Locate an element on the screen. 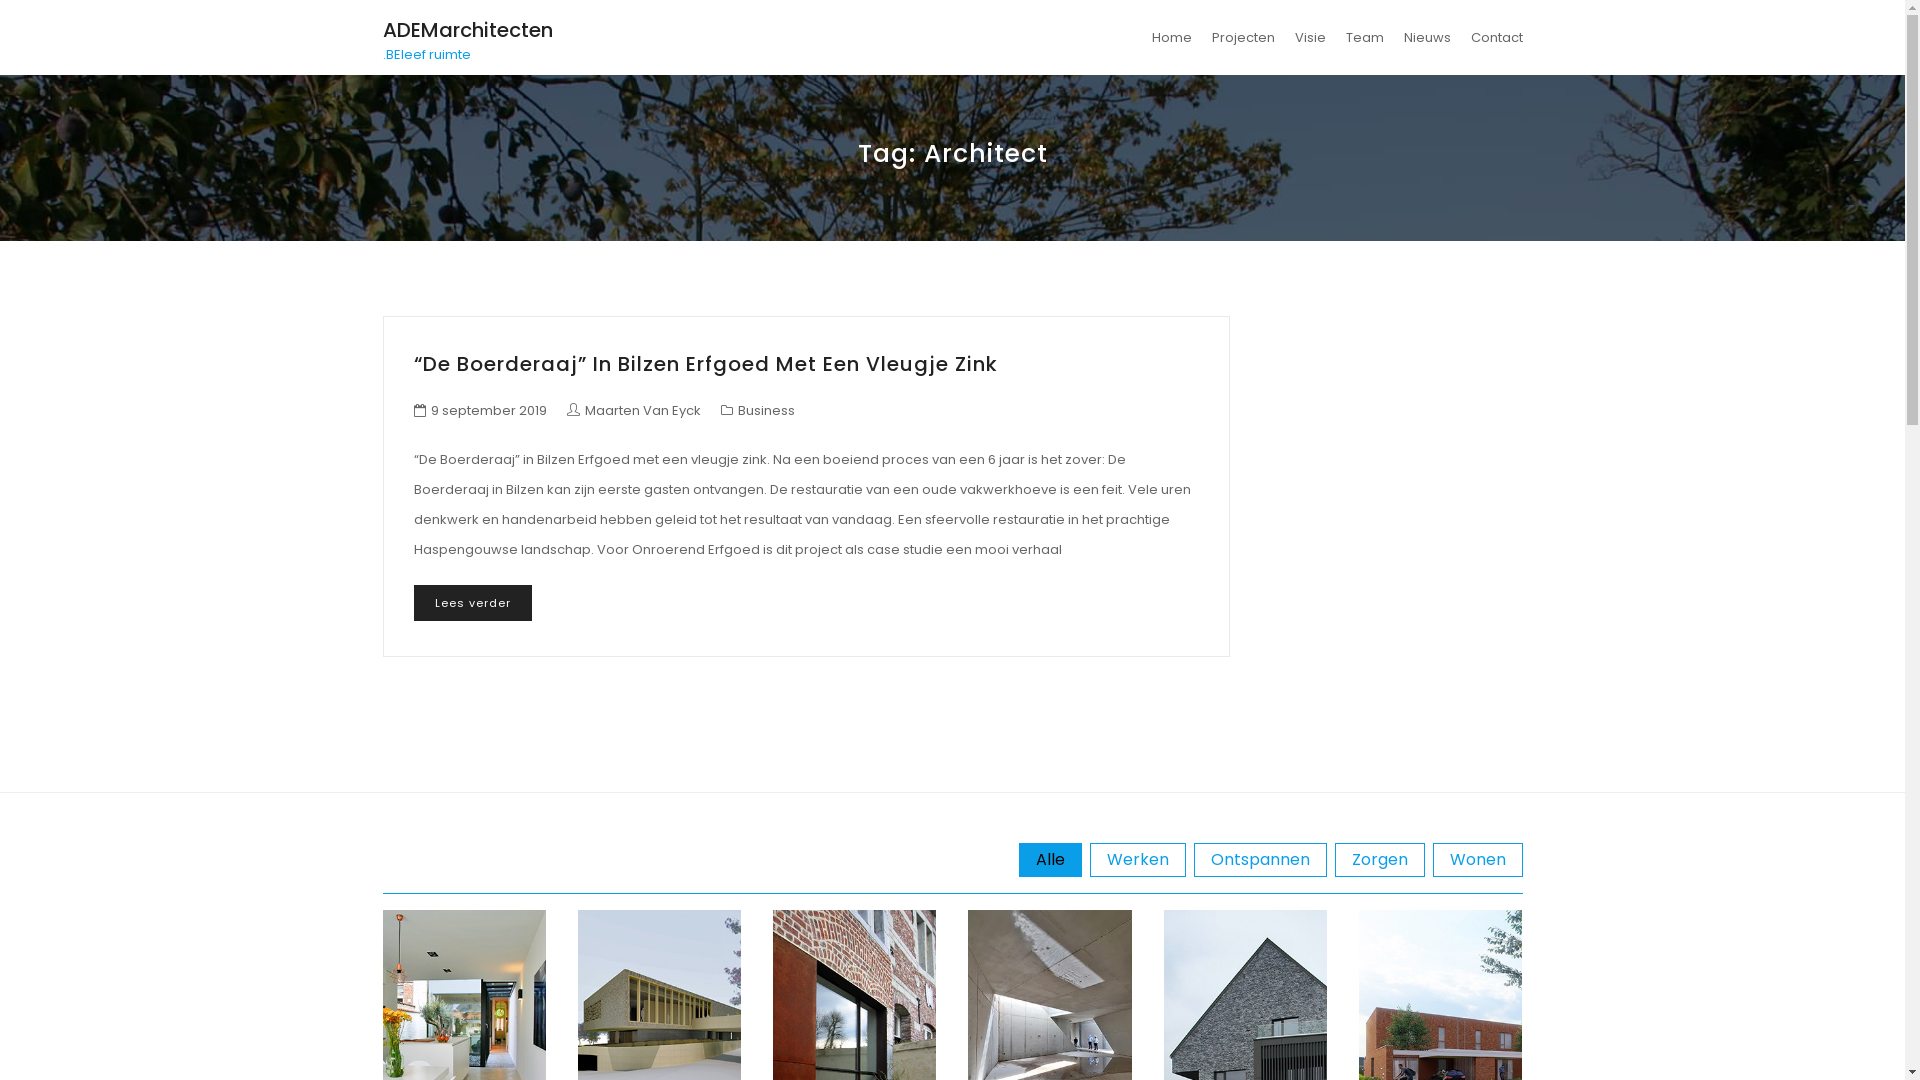 This screenshot has width=1920, height=1080. '9 september 2019' is located at coordinates (488, 409).